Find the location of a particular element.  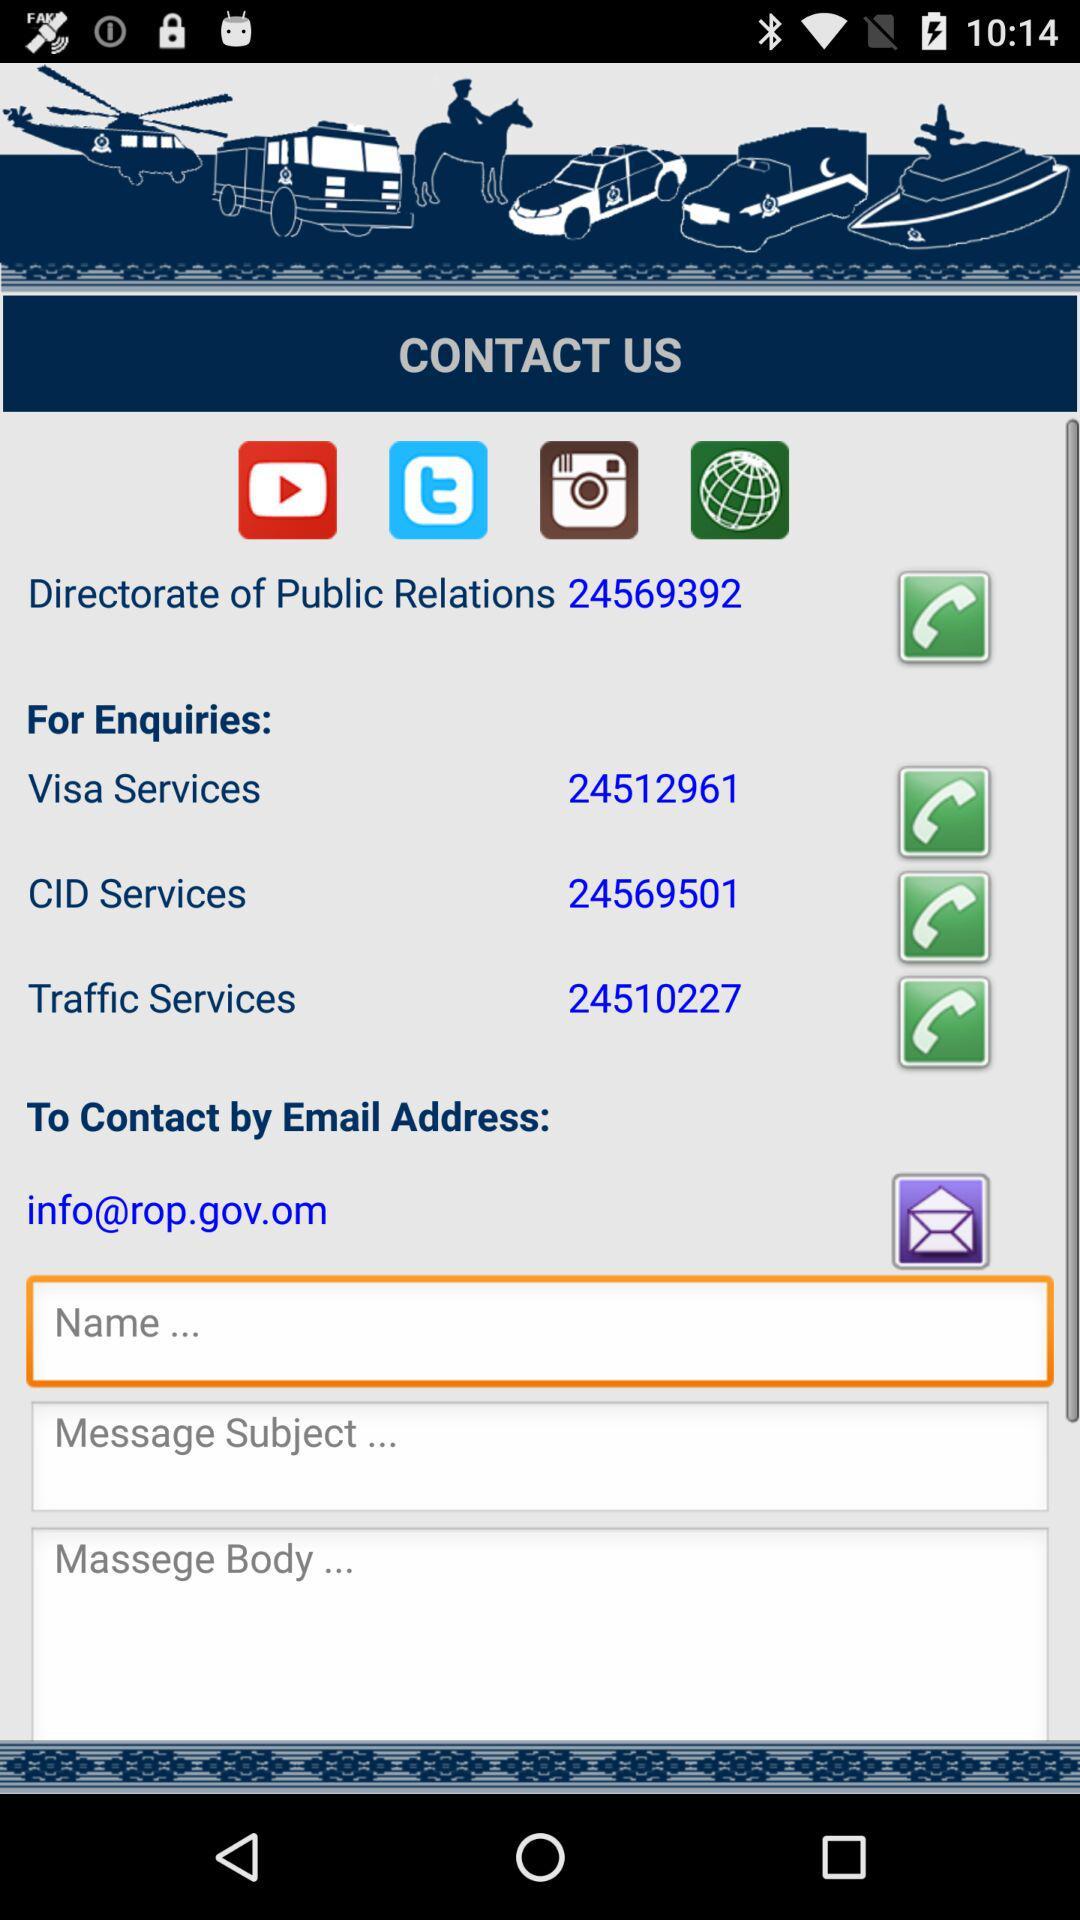

the item to the right of 24569501 icon is located at coordinates (944, 916).